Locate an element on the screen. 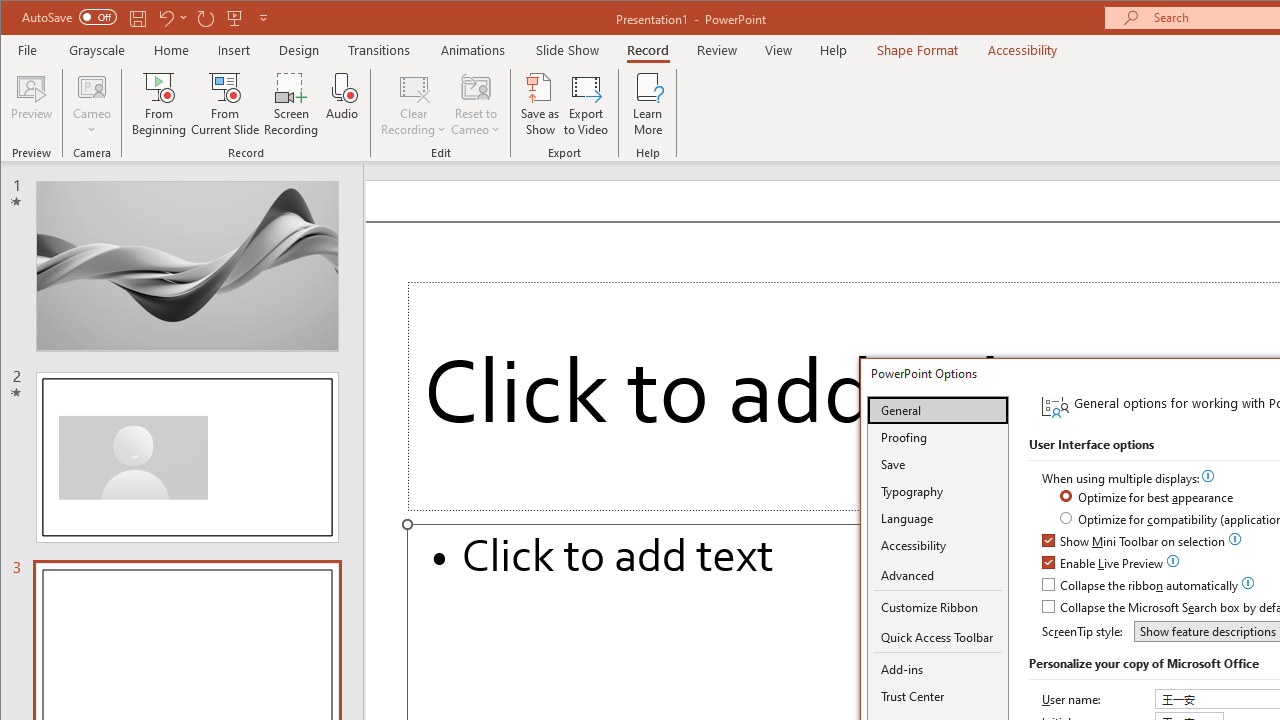 Image resolution: width=1280 pixels, height=720 pixels. 'Optimize for best appearance' is located at coordinates (1148, 497).